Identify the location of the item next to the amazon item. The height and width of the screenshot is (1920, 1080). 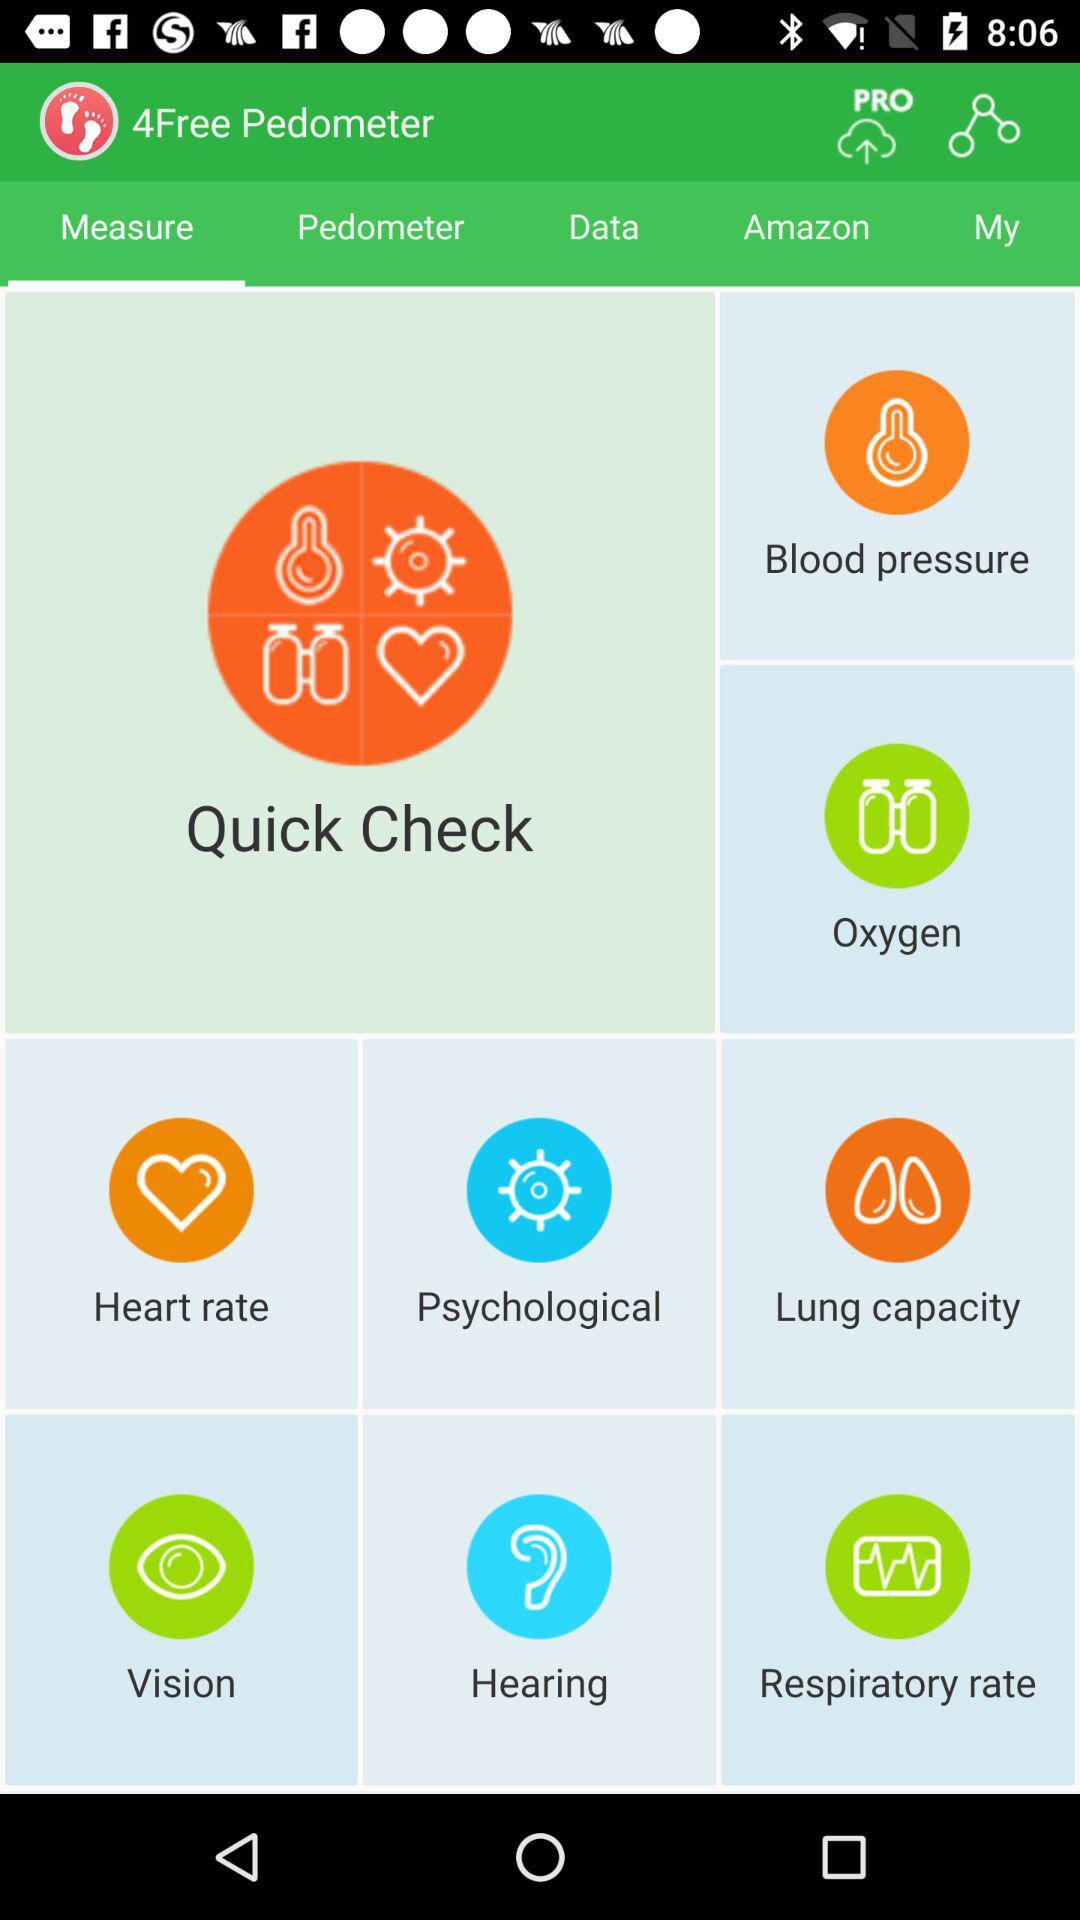
(996, 243).